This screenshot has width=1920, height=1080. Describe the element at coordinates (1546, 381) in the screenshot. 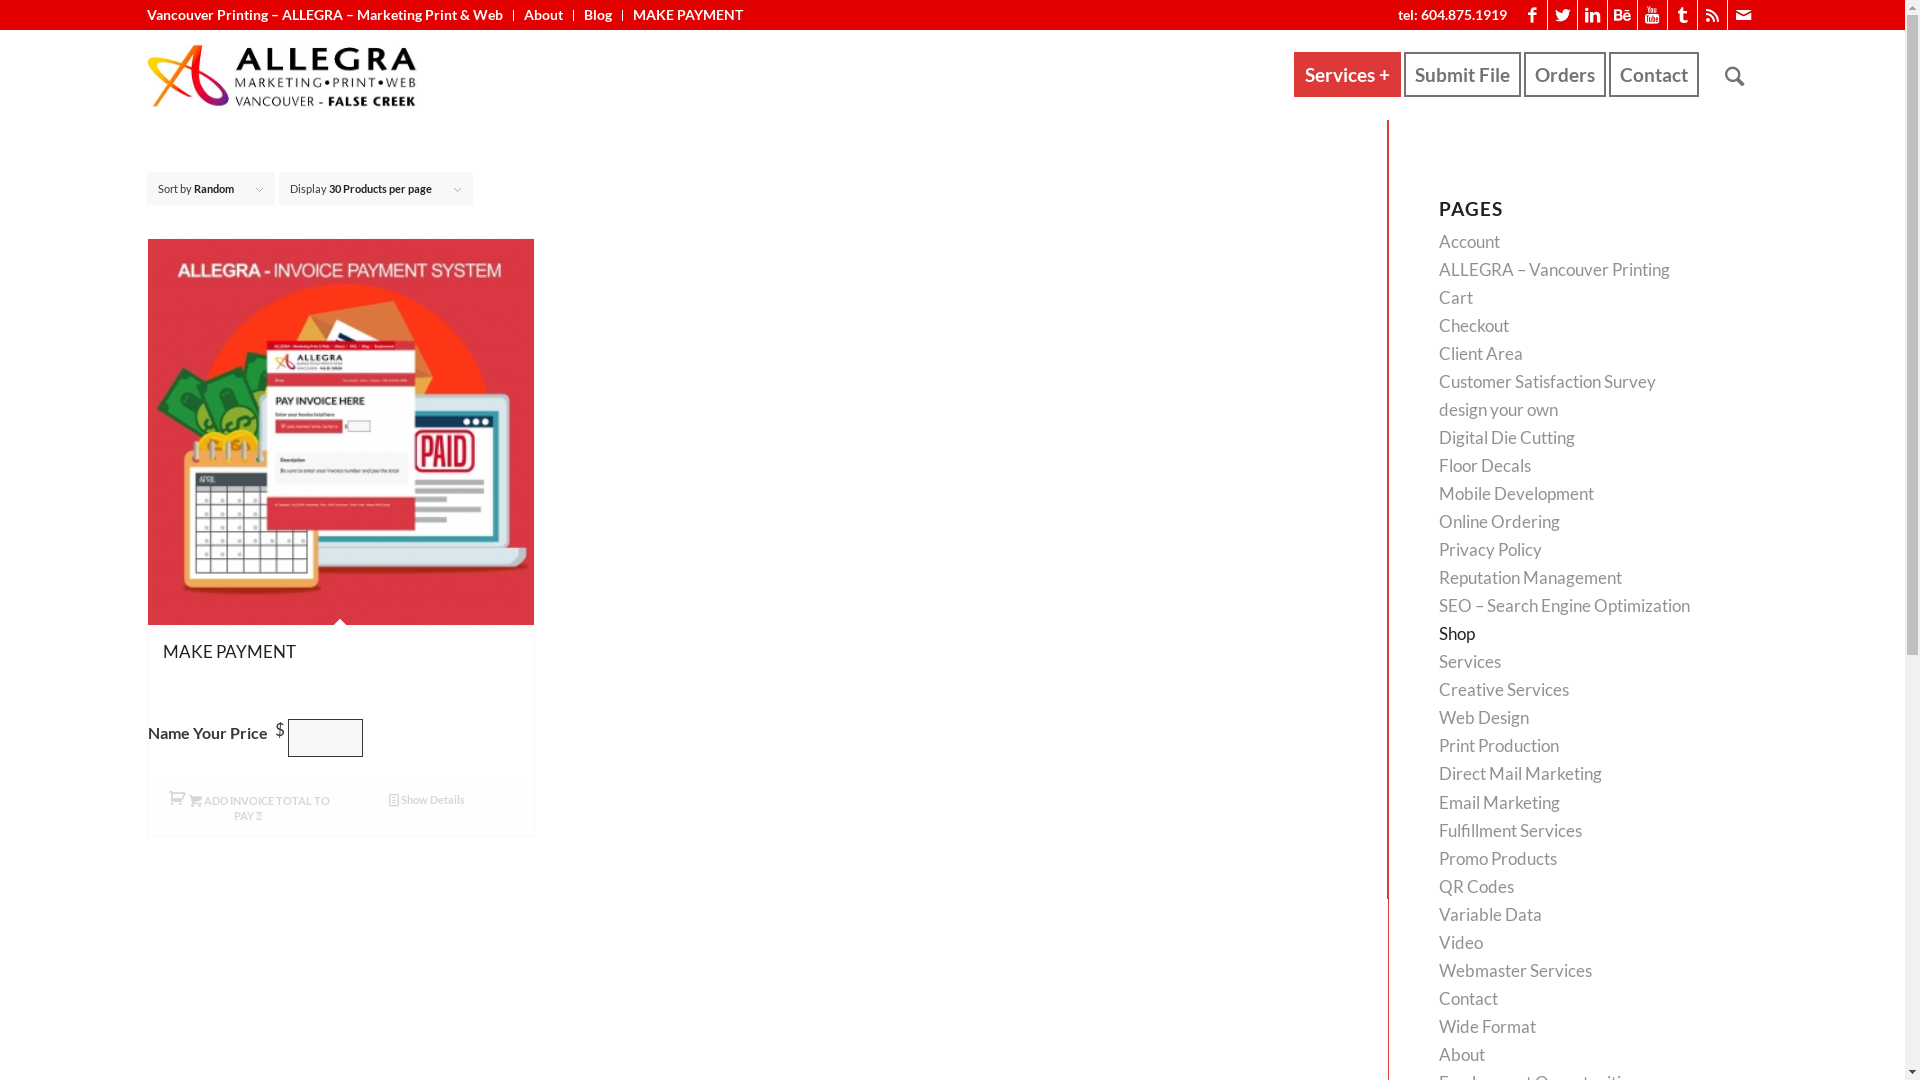

I see `'Customer Satisfaction Survey'` at that location.